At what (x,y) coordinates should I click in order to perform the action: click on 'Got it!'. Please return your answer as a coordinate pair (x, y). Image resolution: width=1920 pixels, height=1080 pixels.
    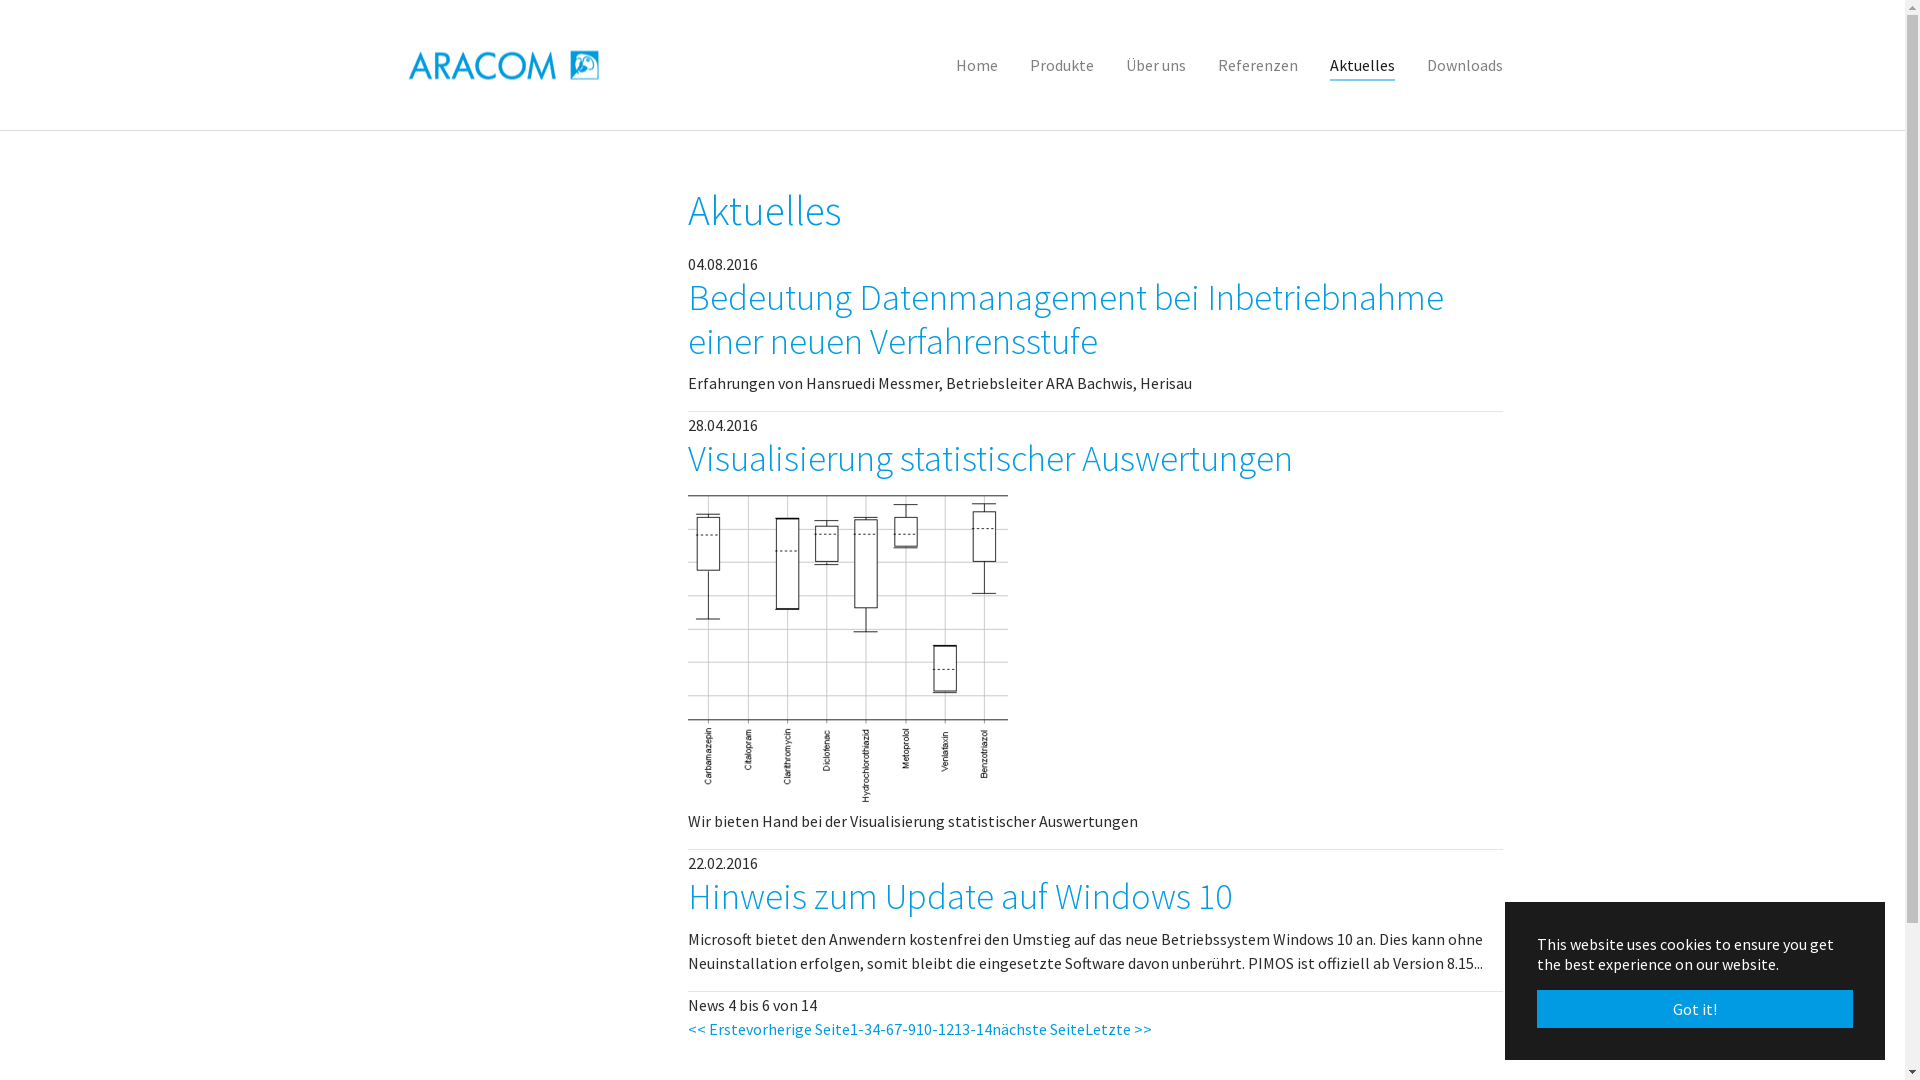
    Looking at the image, I should click on (1693, 1009).